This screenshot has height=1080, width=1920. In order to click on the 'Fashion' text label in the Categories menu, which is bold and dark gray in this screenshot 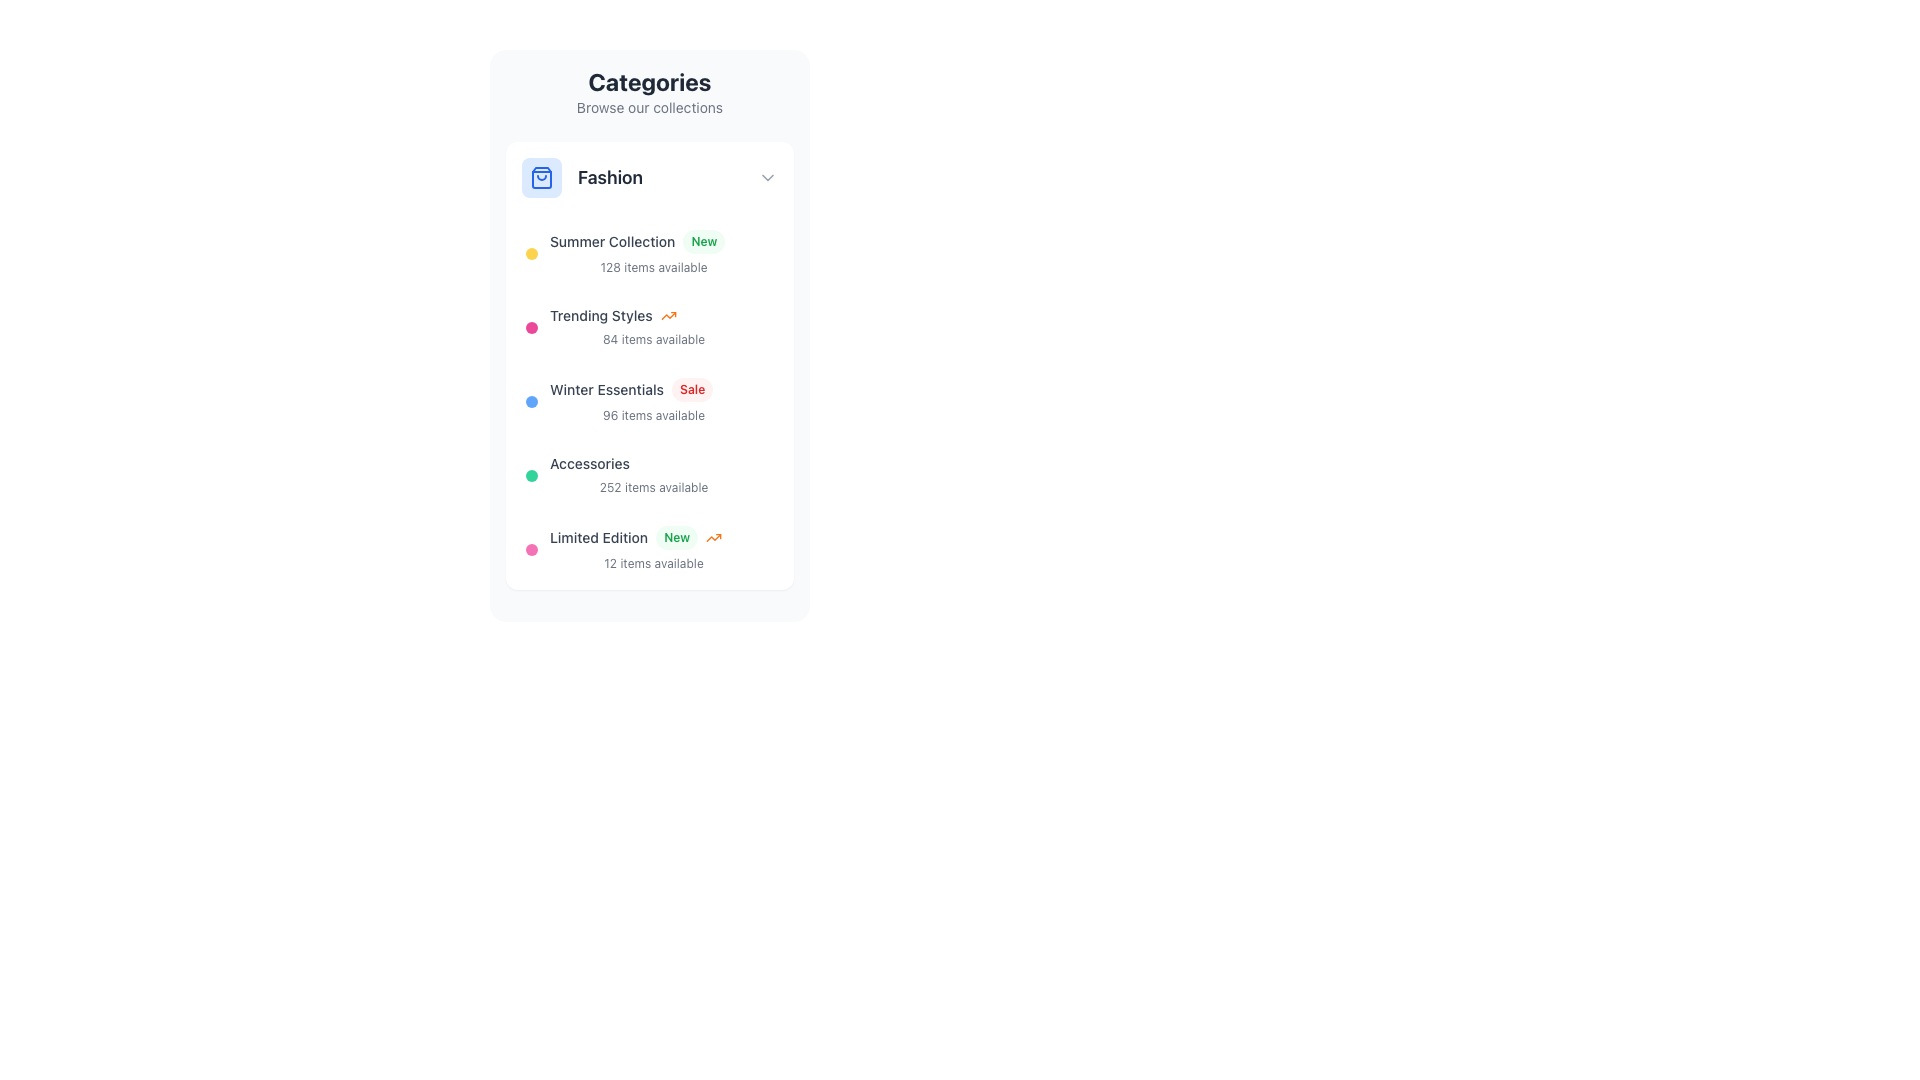, I will do `click(609, 176)`.